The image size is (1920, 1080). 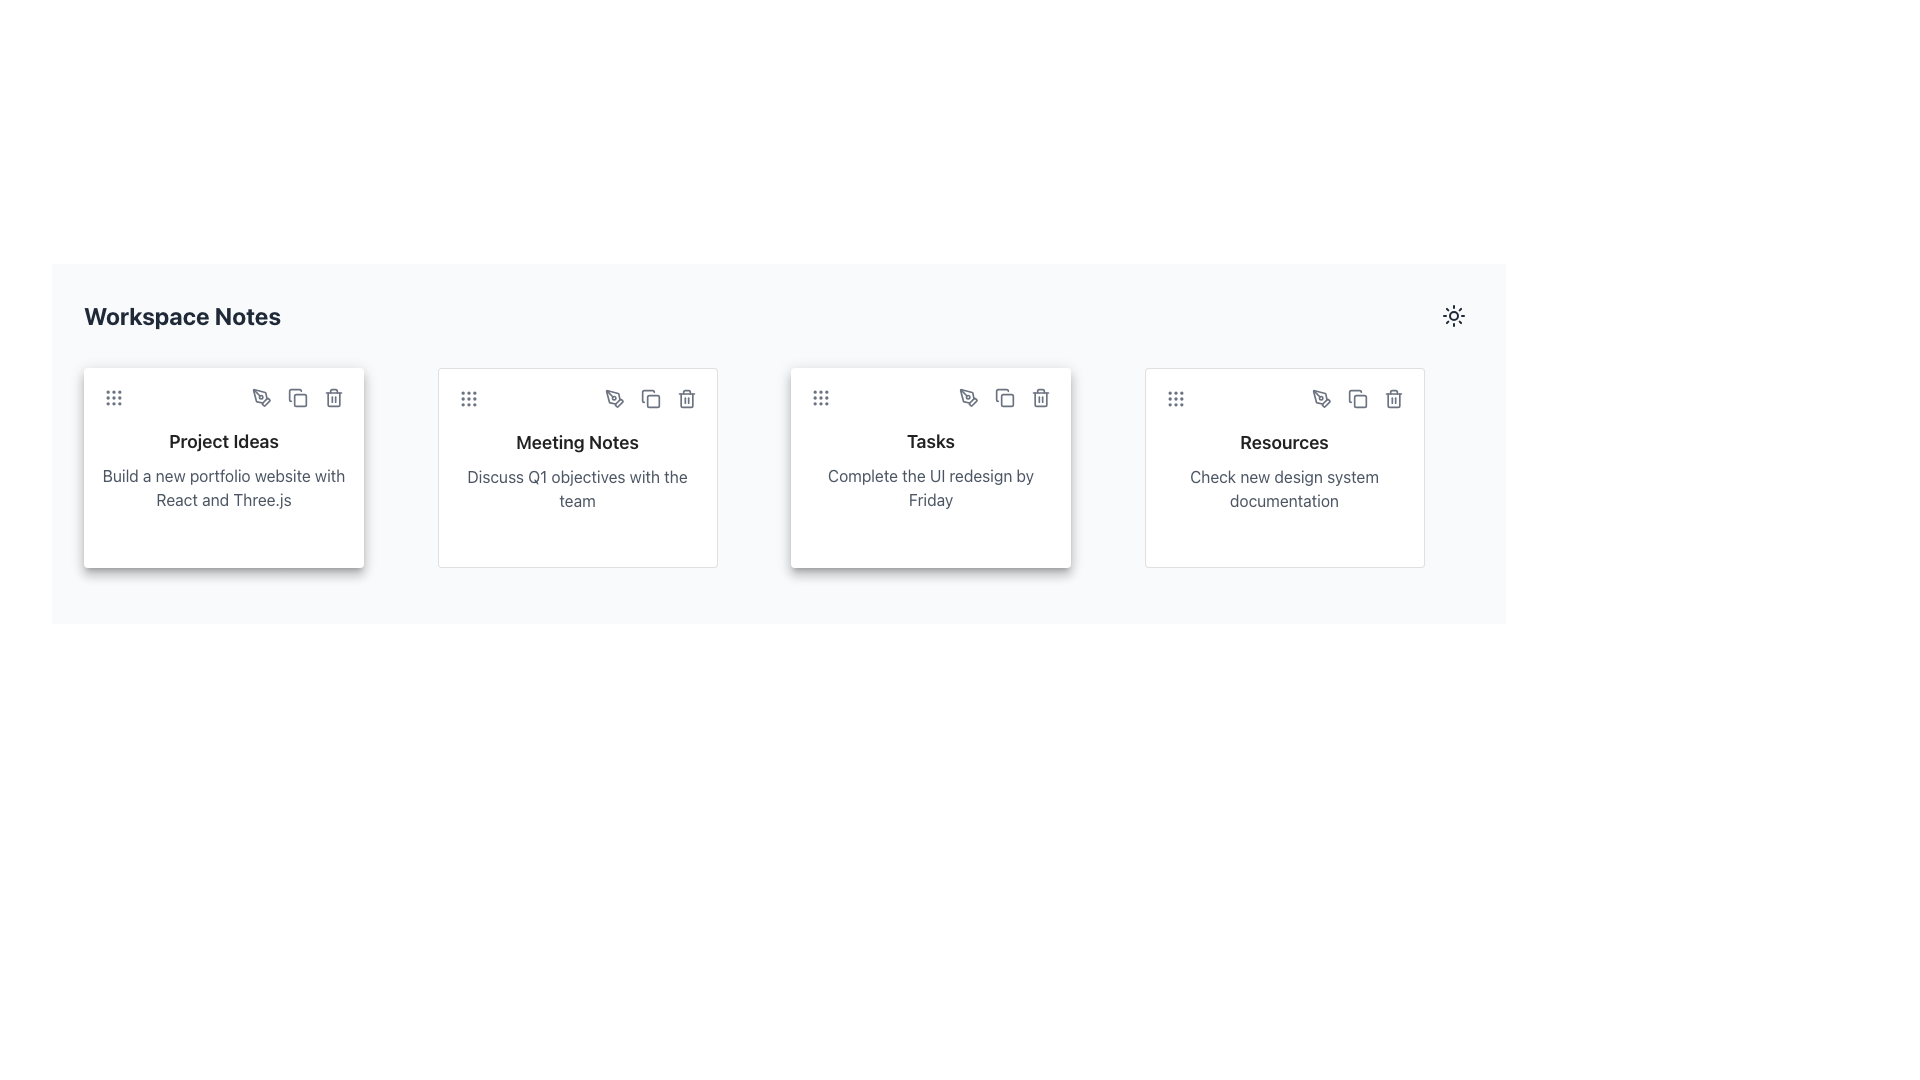 I want to click on the icon button featuring a pen and tool, which is the second icon in a group of three above the 'Tasks' card, so click(x=969, y=397).